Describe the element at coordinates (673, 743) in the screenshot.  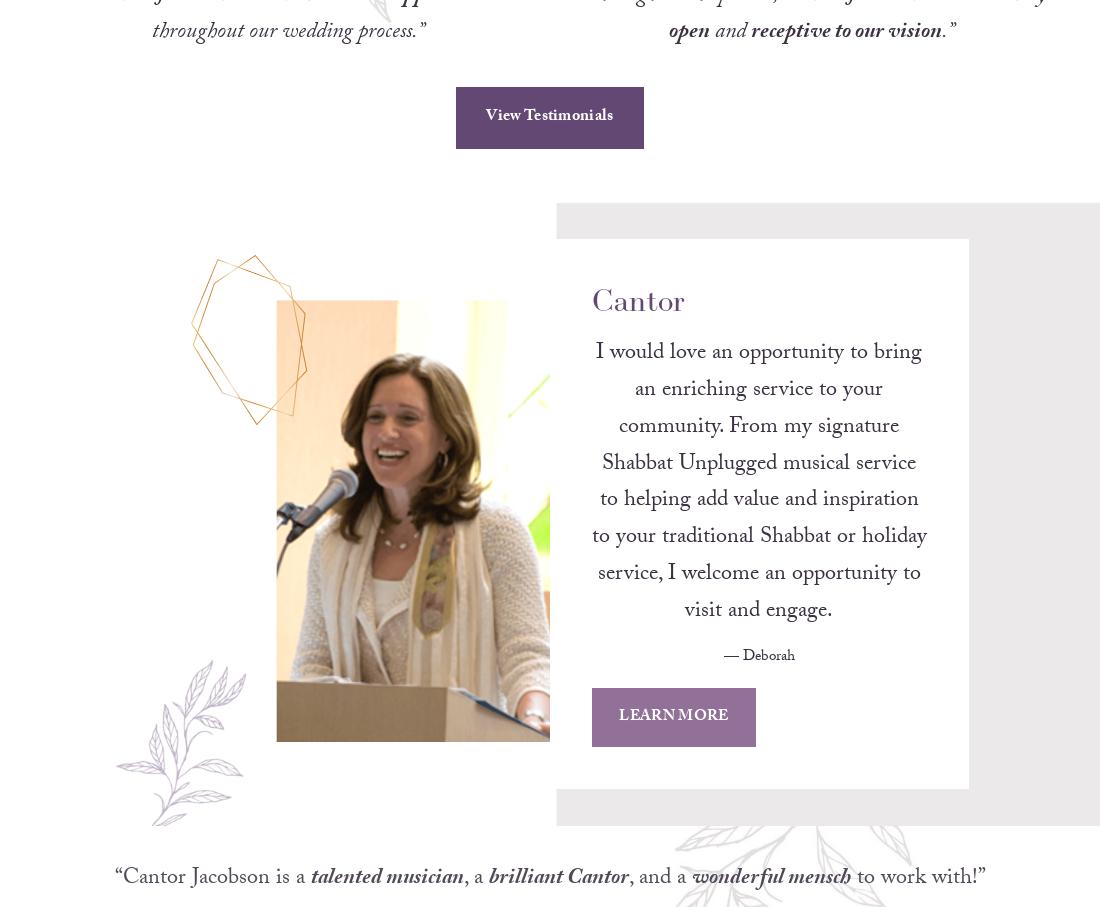
I see `'LEARN MORE'` at that location.